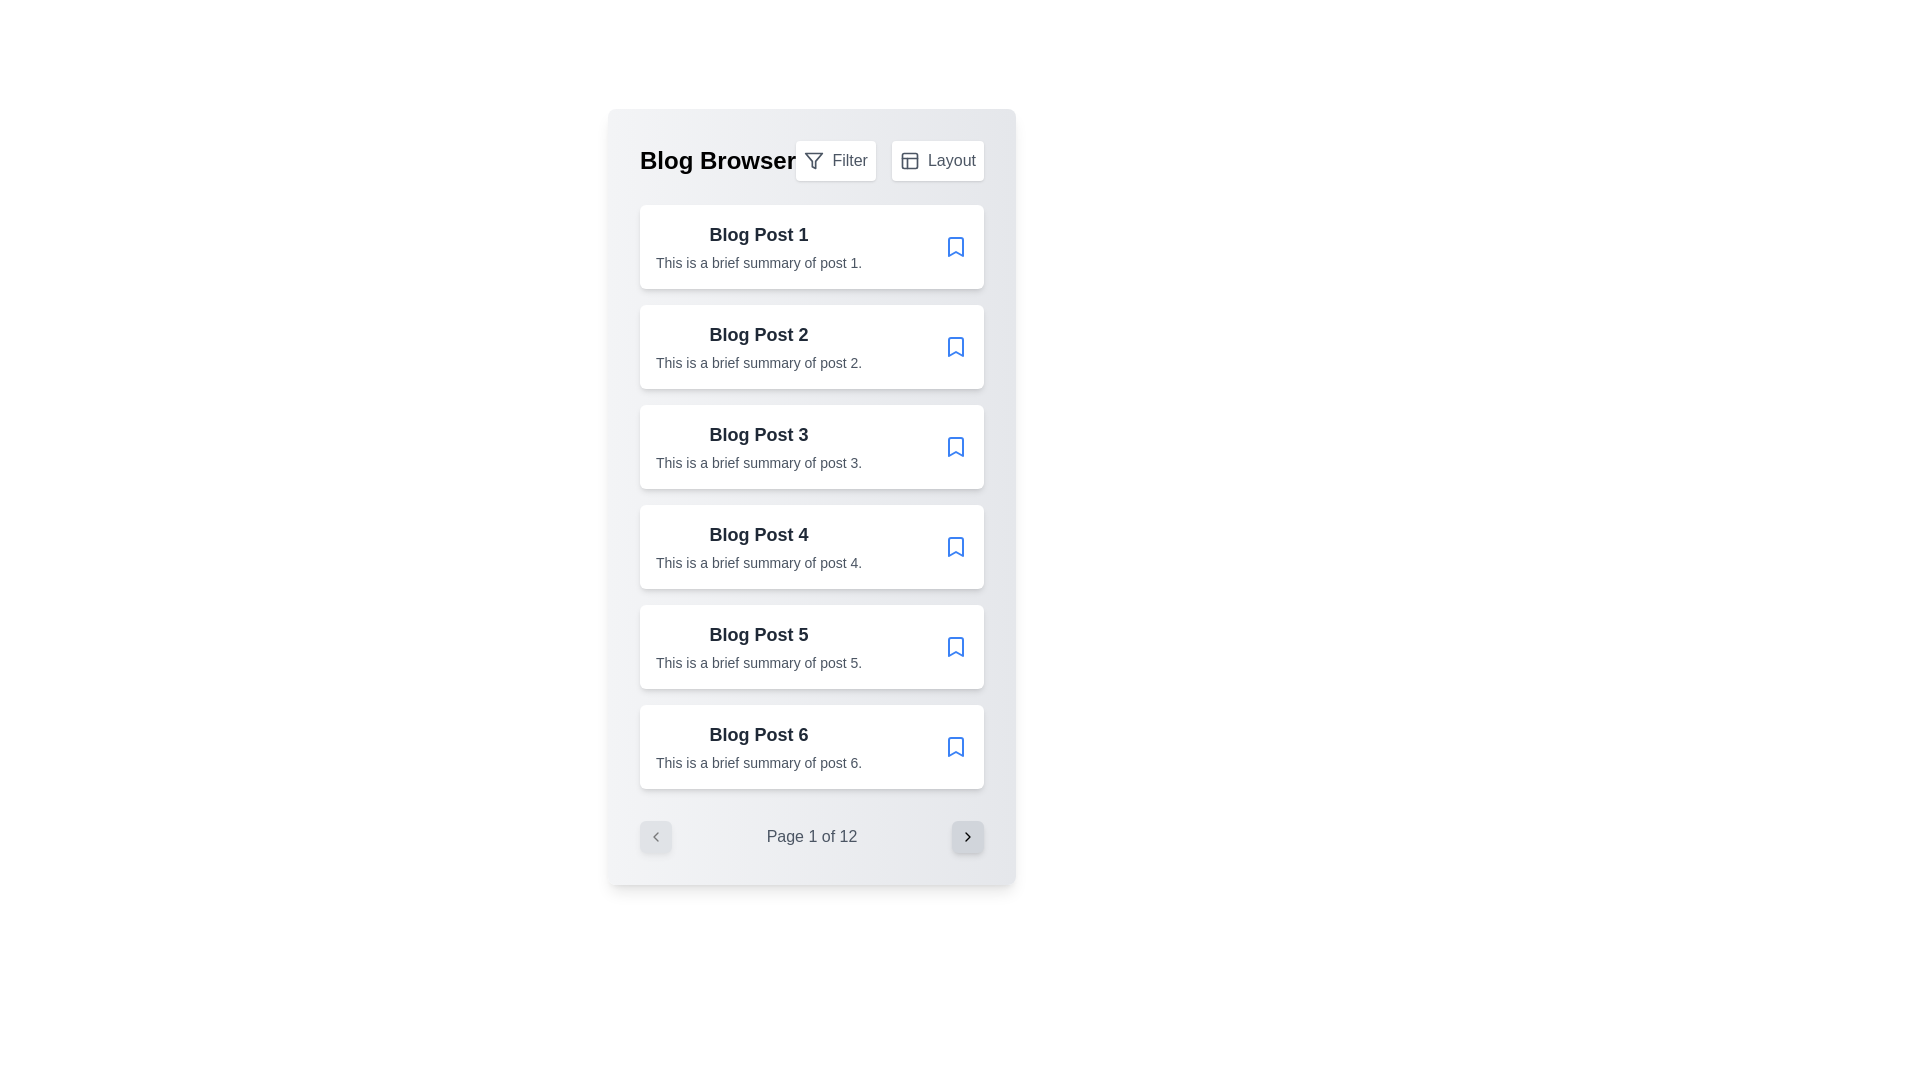 The width and height of the screenshot is (1920, 1080). What do you see at coordinates (811, 245) in the screenshot?
I see `the first blog post card in the list` at bounding box center [811, 245].